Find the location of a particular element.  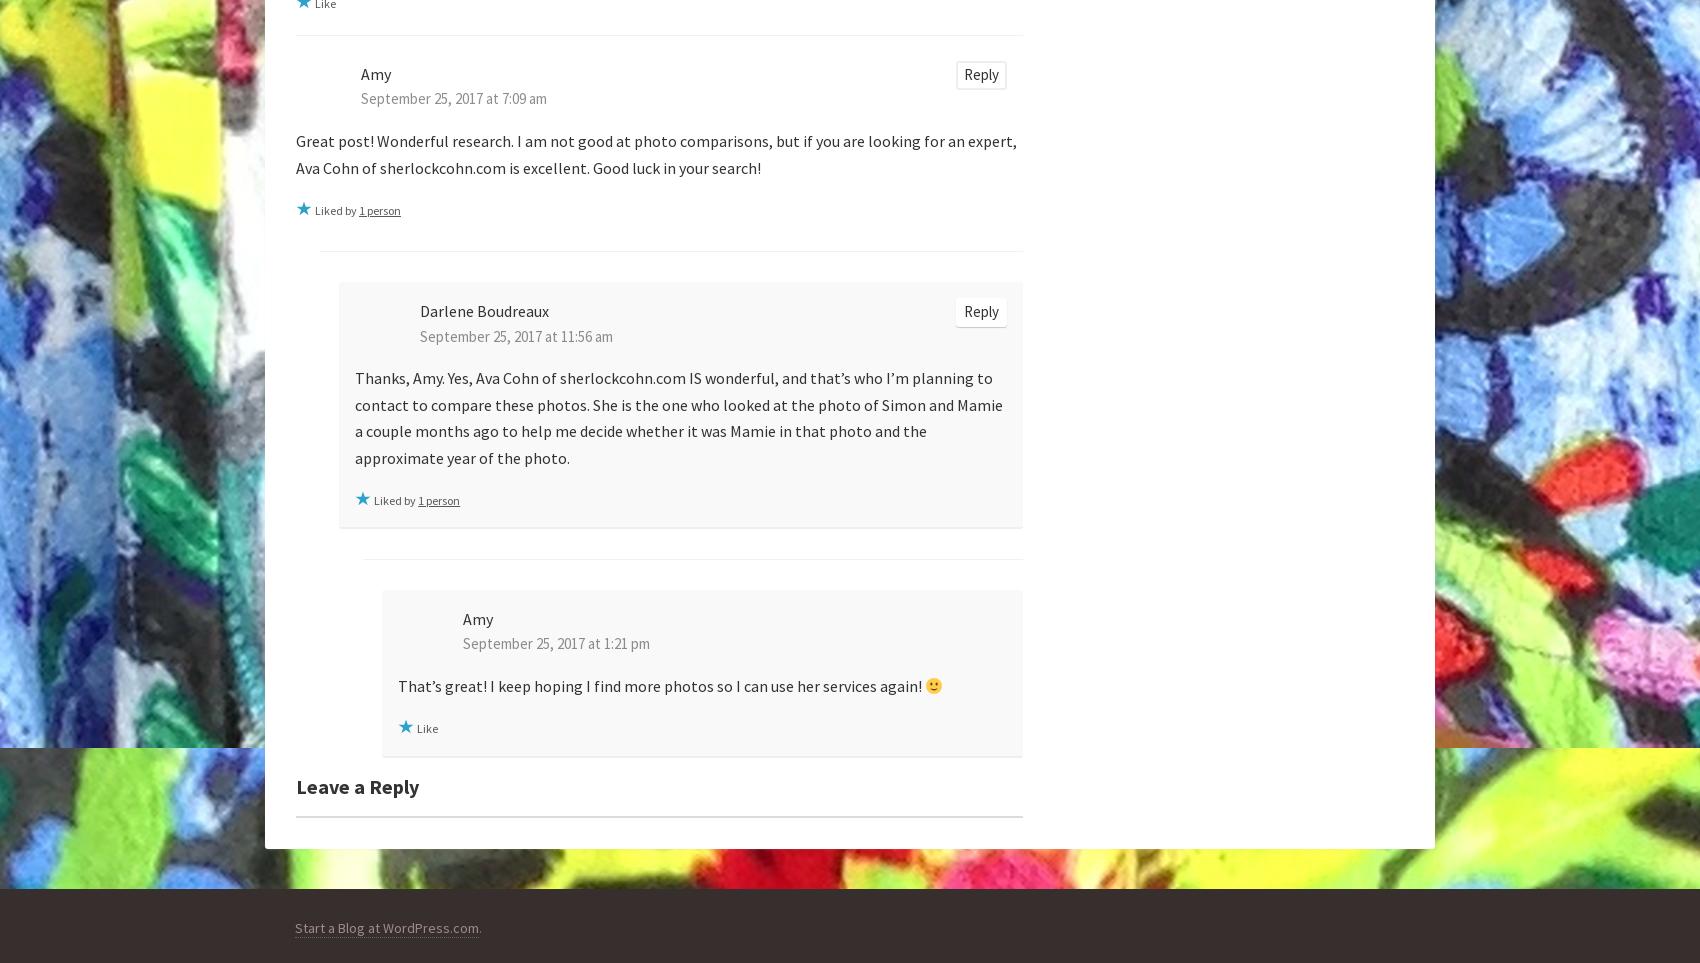

'Leave a Reply' is located at coordinates (356, 785).